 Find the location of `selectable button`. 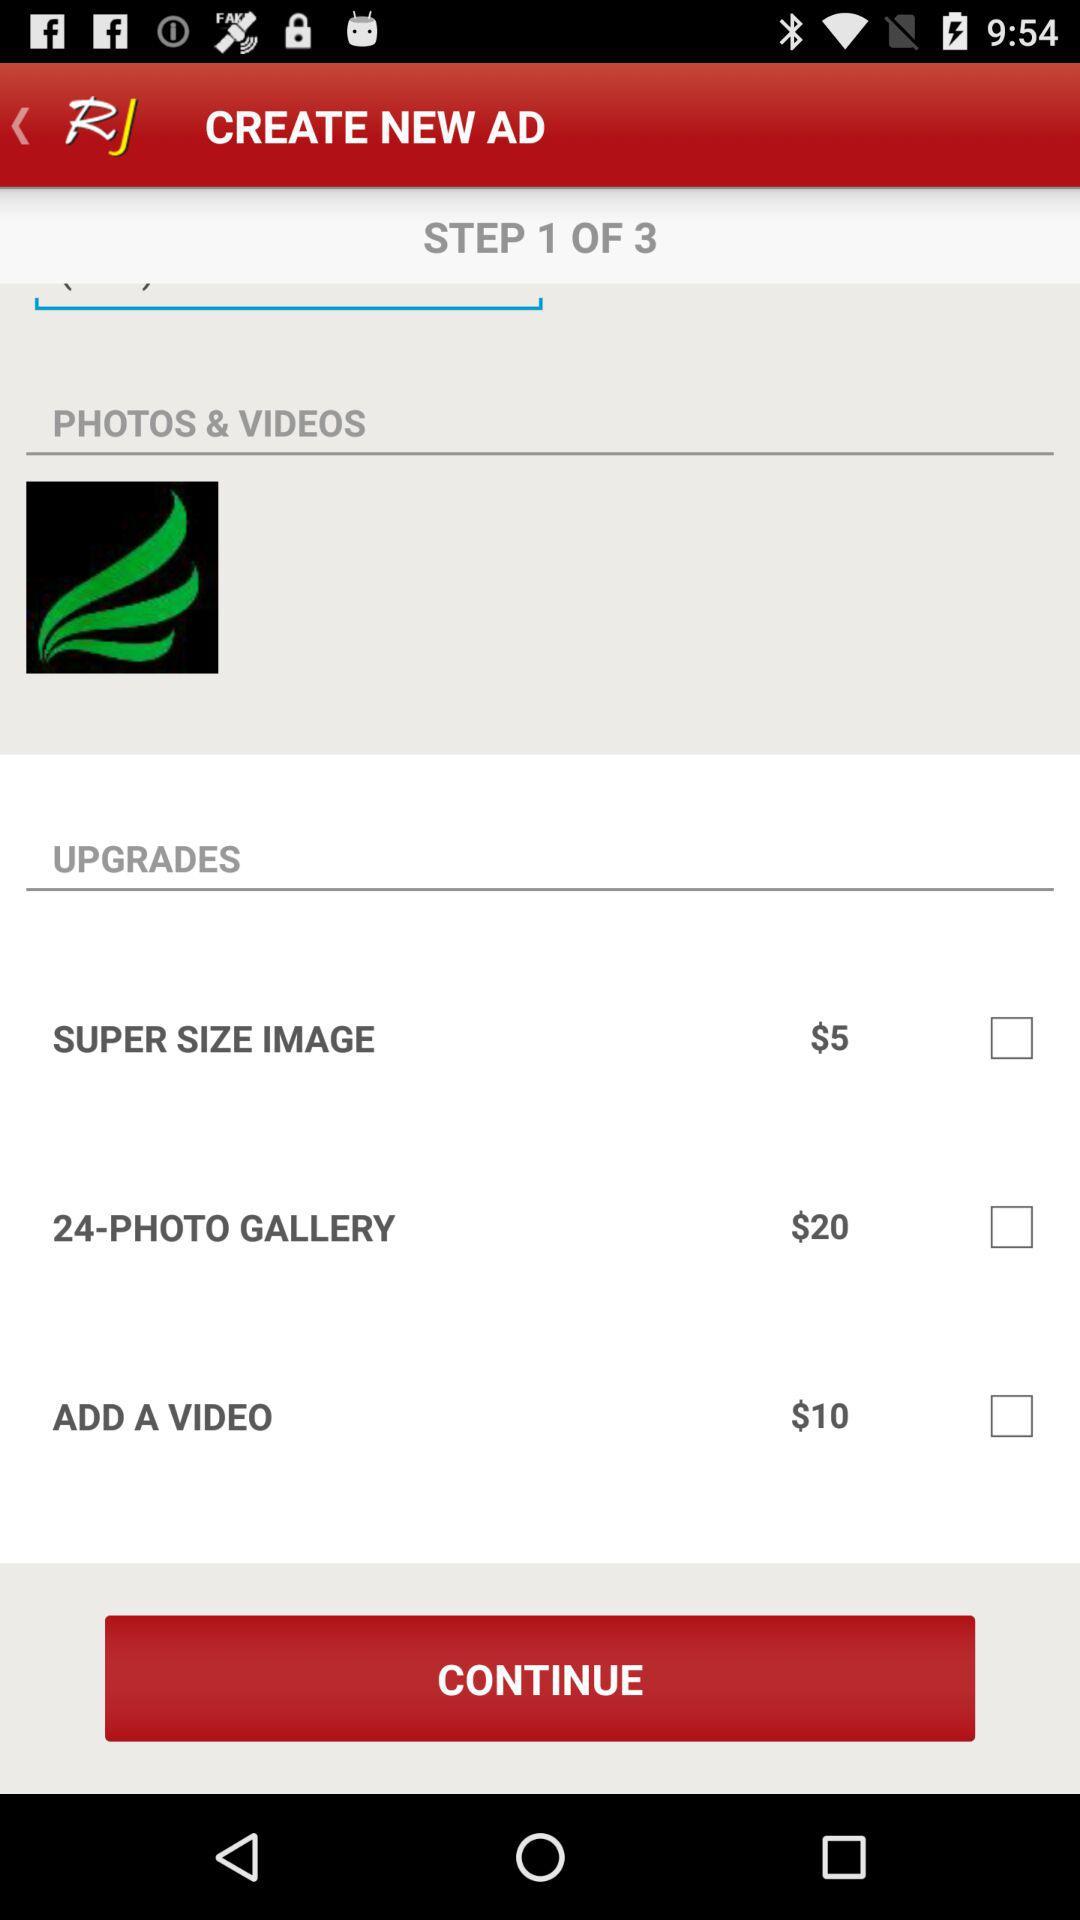

selectable button is located at coordinates (1011, 1415).